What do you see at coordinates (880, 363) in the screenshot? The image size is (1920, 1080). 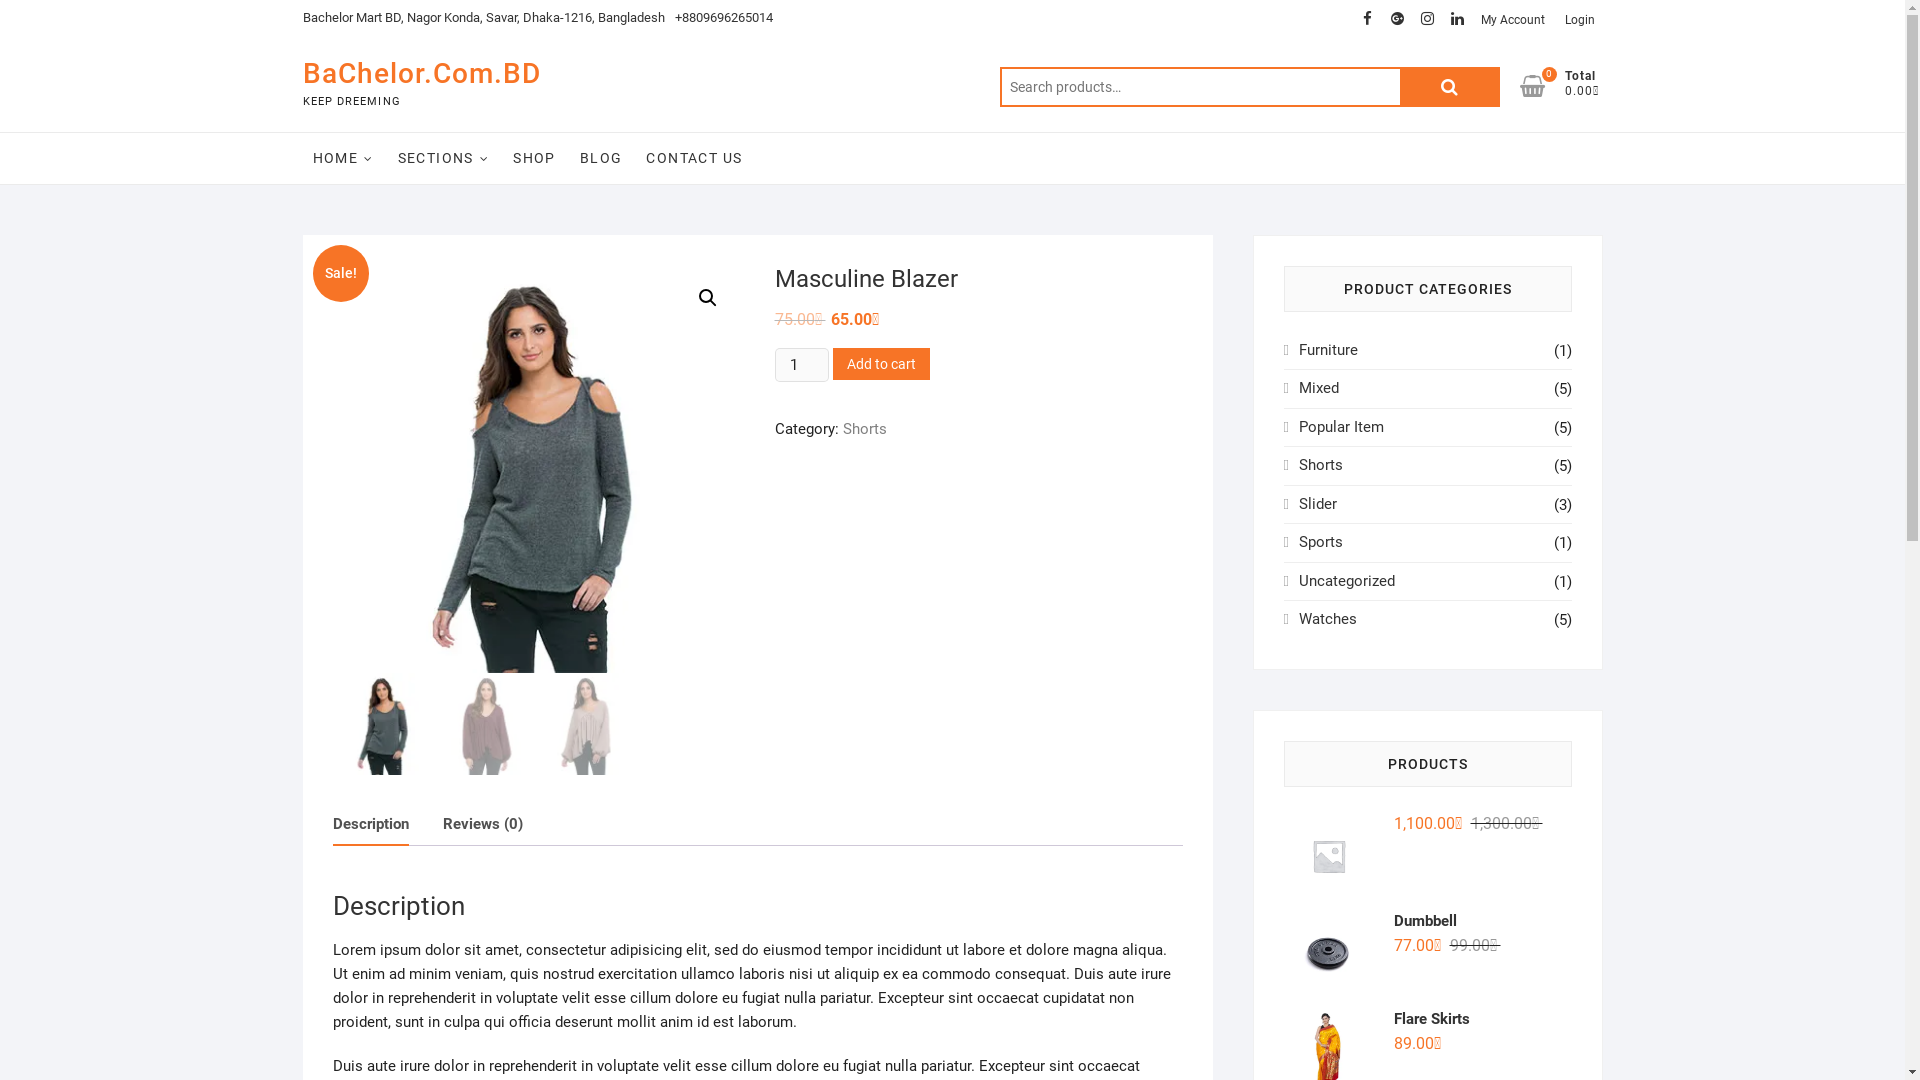 I see `'Add to cart'` at bounding box center [880, 363].